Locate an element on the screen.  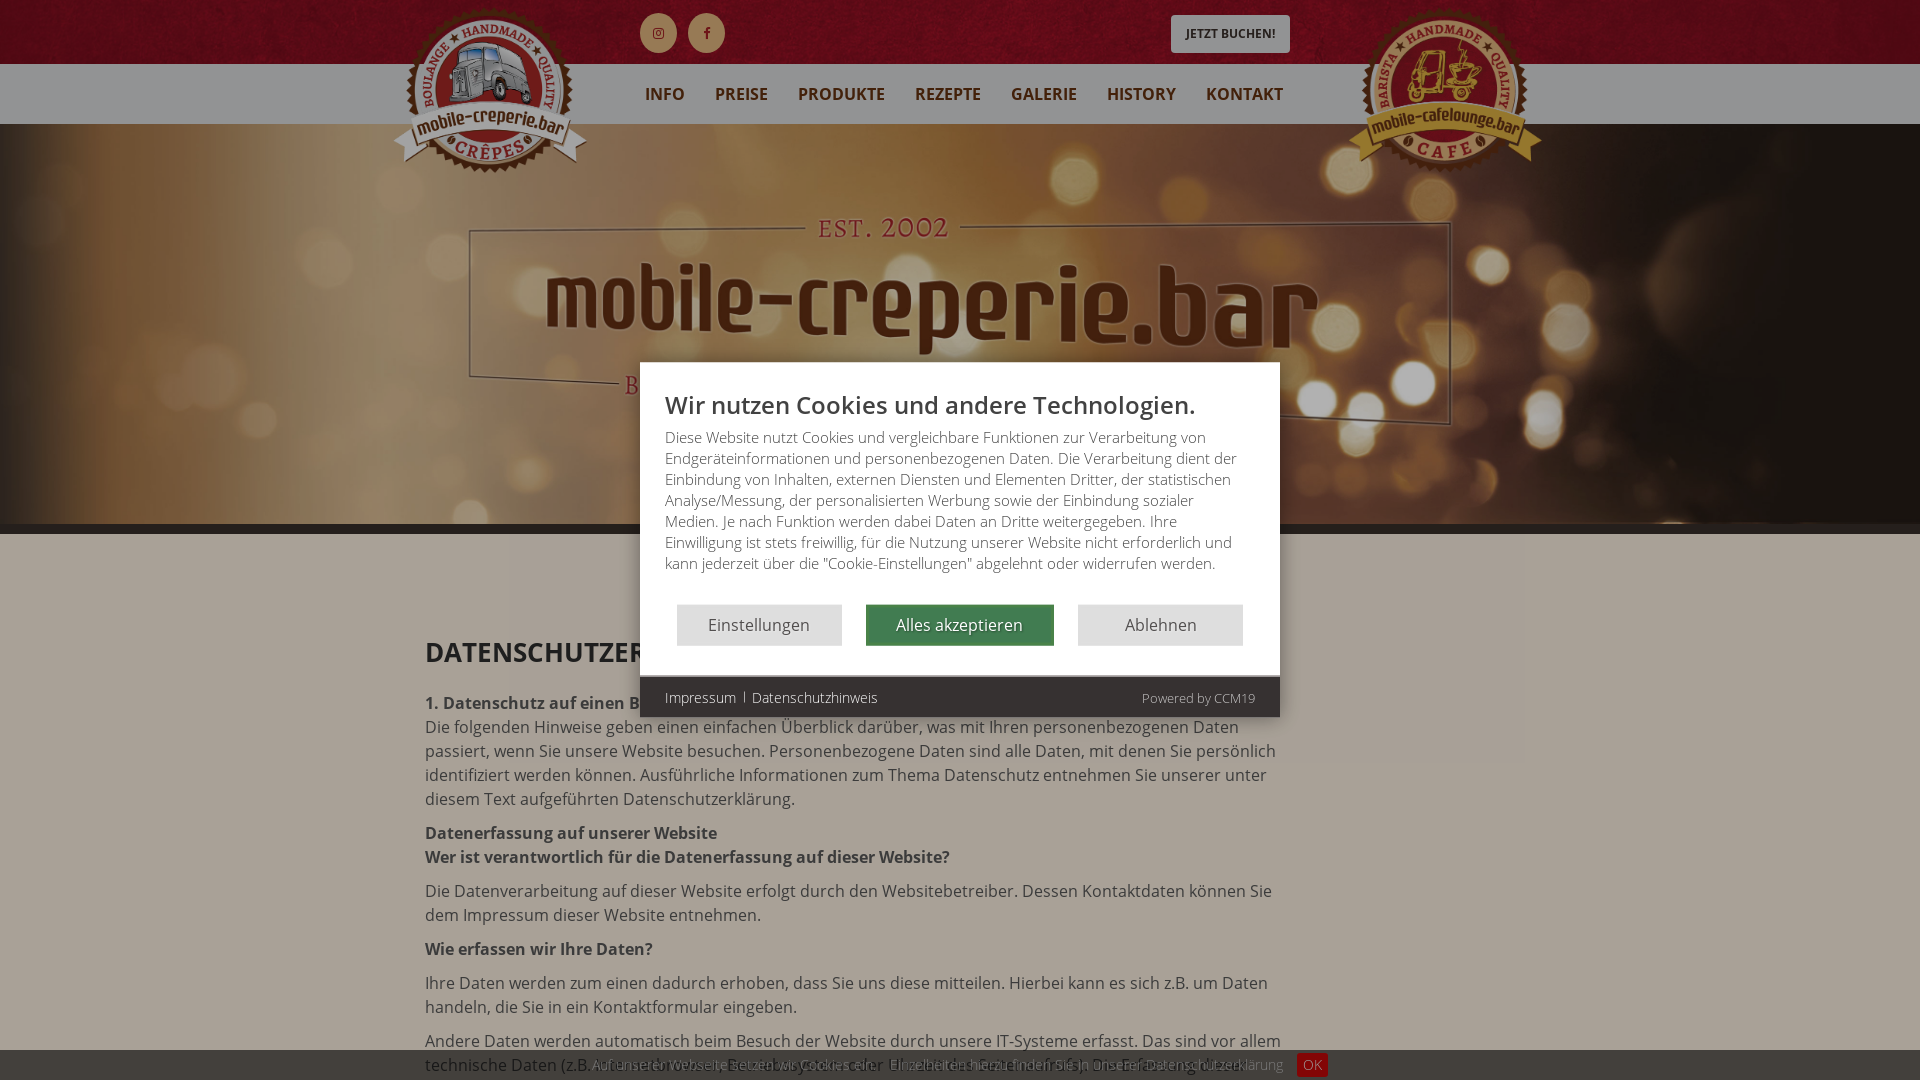
'PRODUKTE' is located at coordinates (781, 93).